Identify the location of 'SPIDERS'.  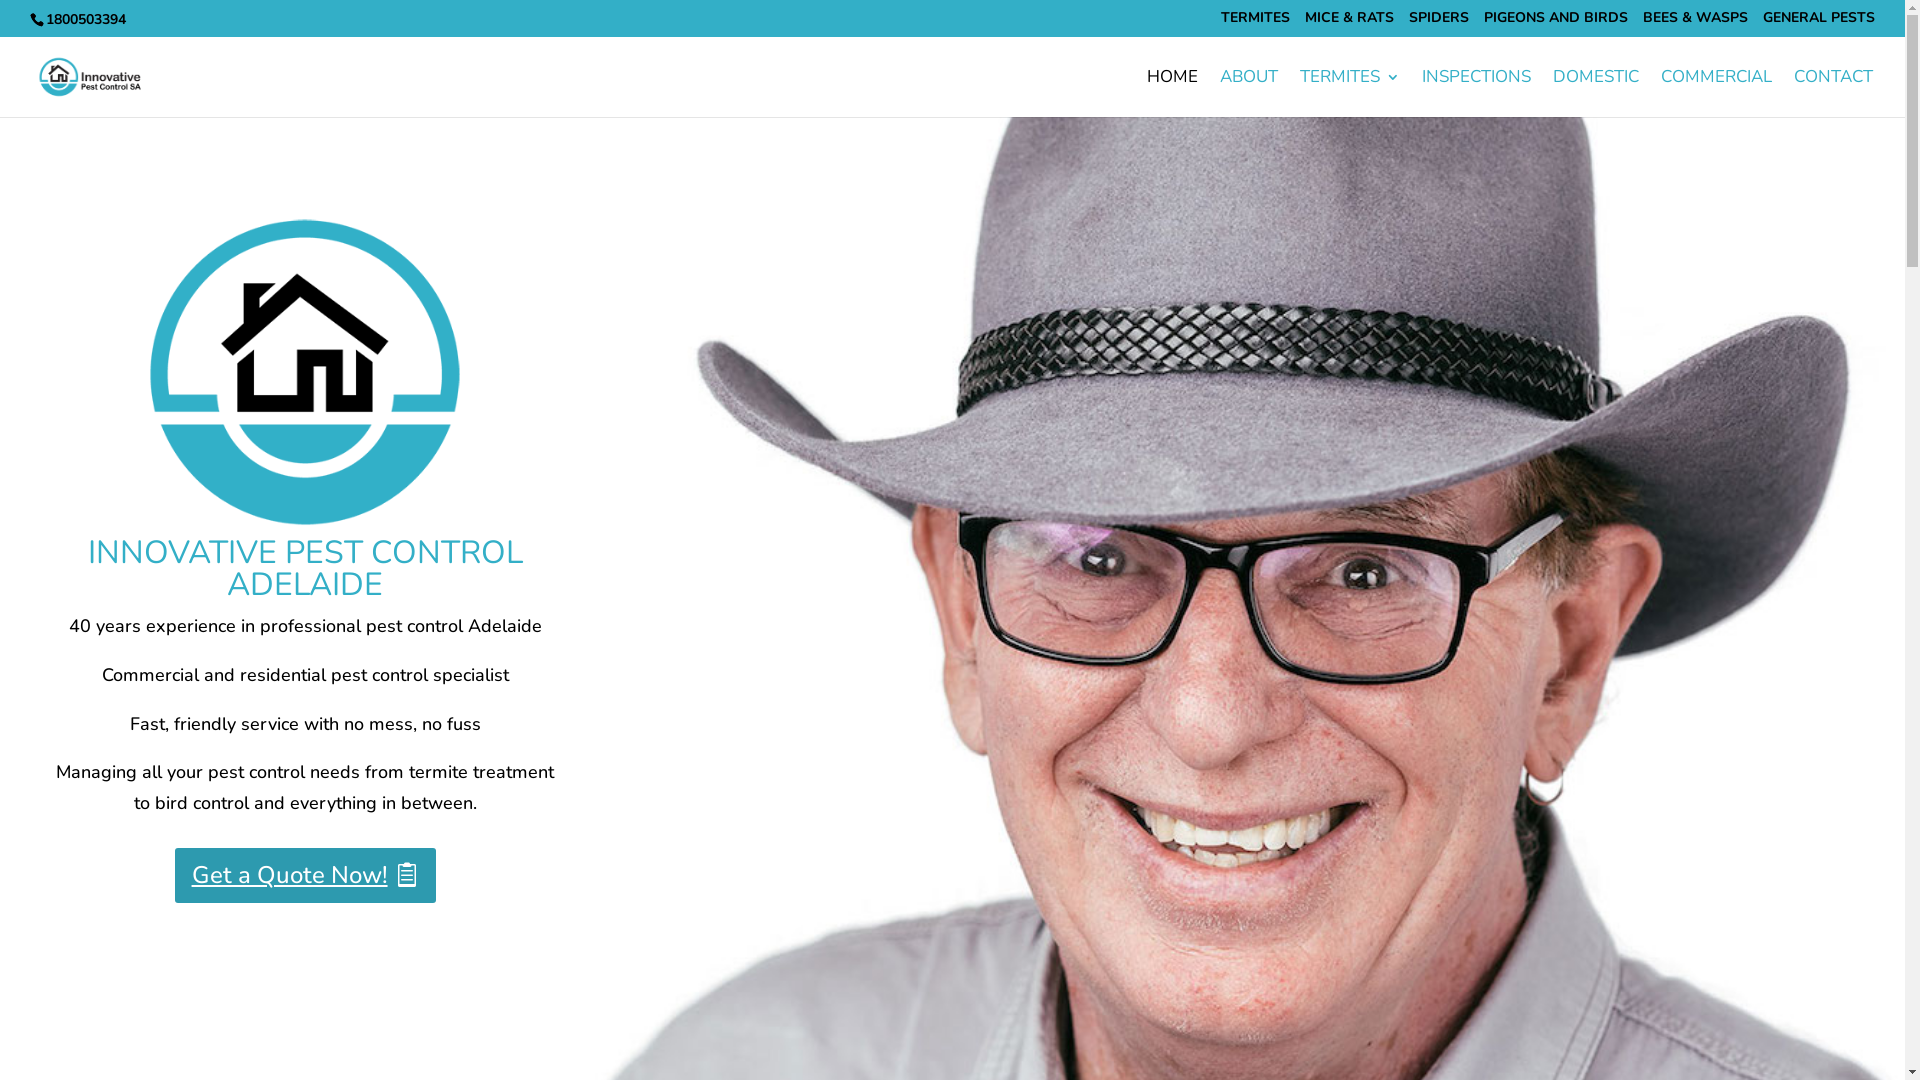
(1408, 22).